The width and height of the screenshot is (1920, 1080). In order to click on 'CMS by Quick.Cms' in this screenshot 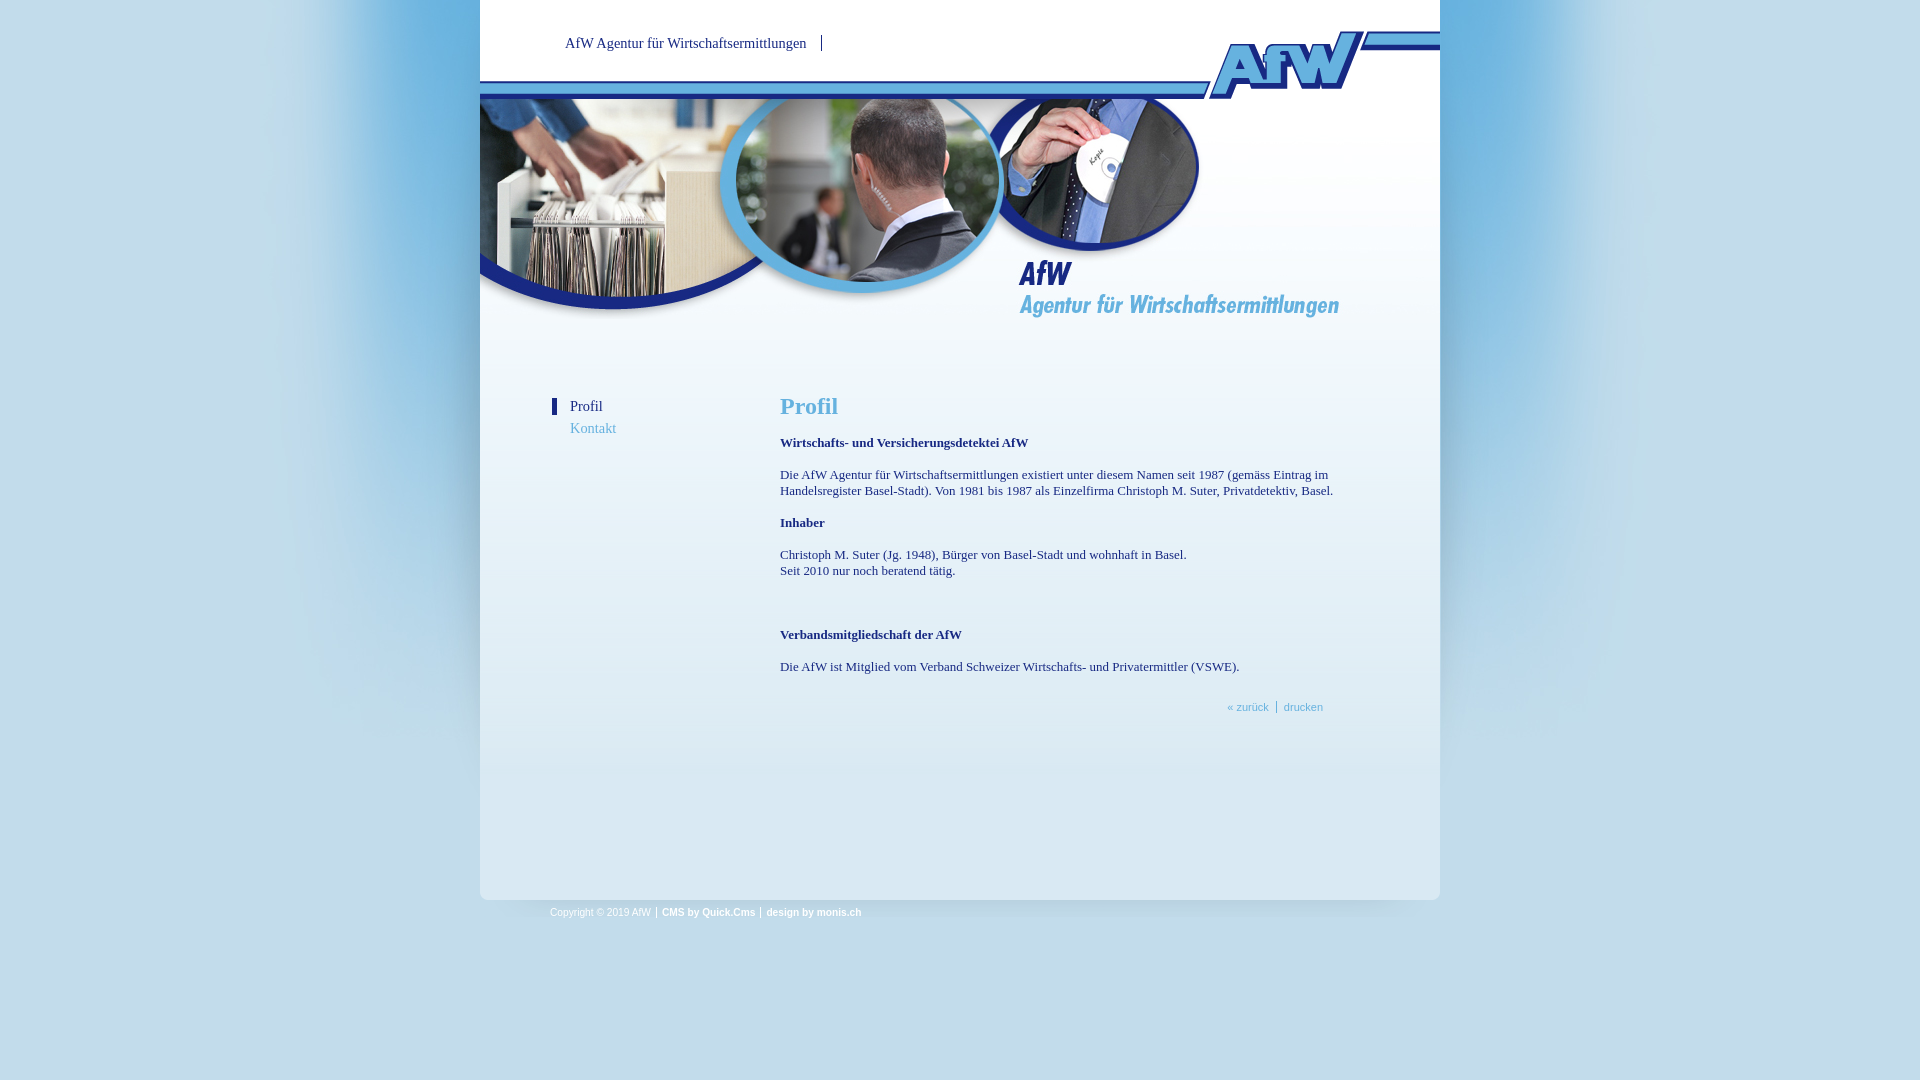, I will do `click(708, 912)`.